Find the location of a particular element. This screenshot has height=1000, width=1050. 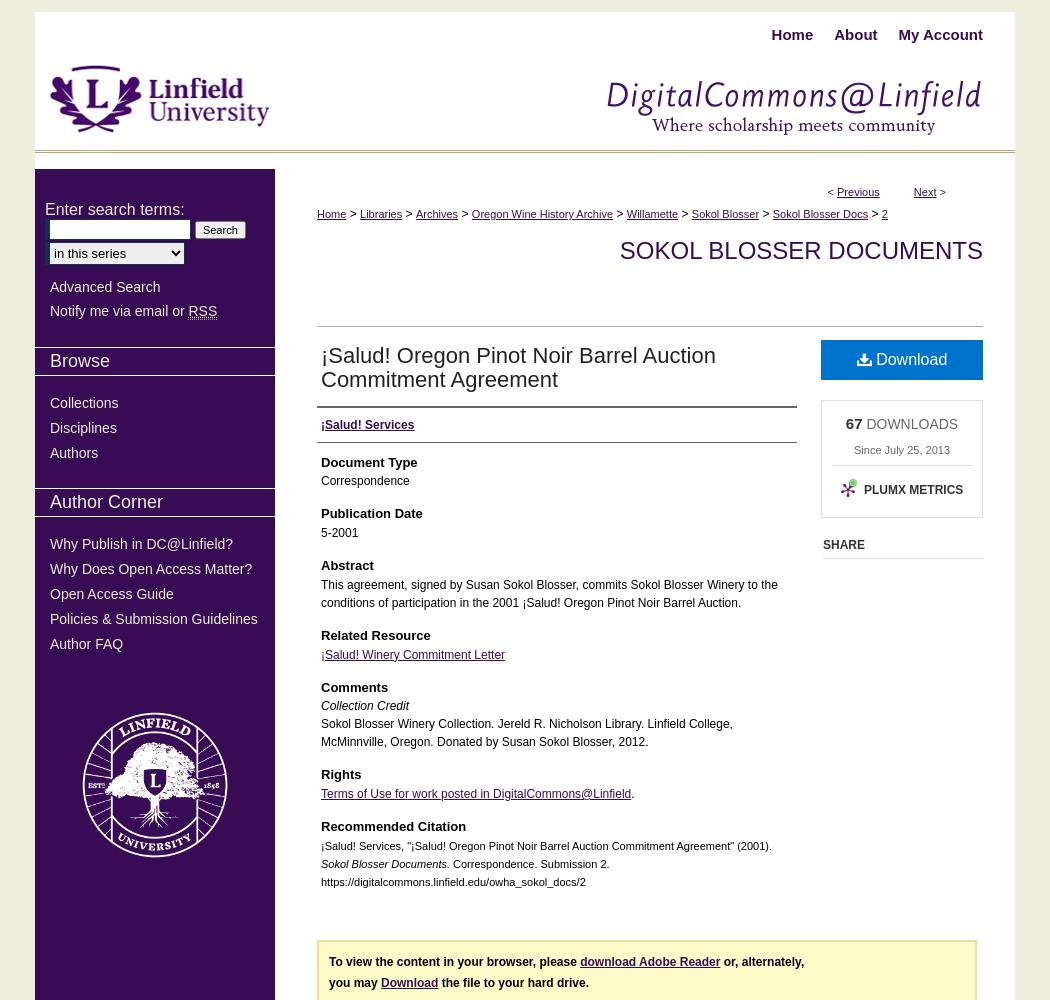

'¡Salud! Services, "¡Salud! Oregon Pinot Noir Barrel Auction Commitment Agreement" (2001).' is located at coordinates (546, 844).